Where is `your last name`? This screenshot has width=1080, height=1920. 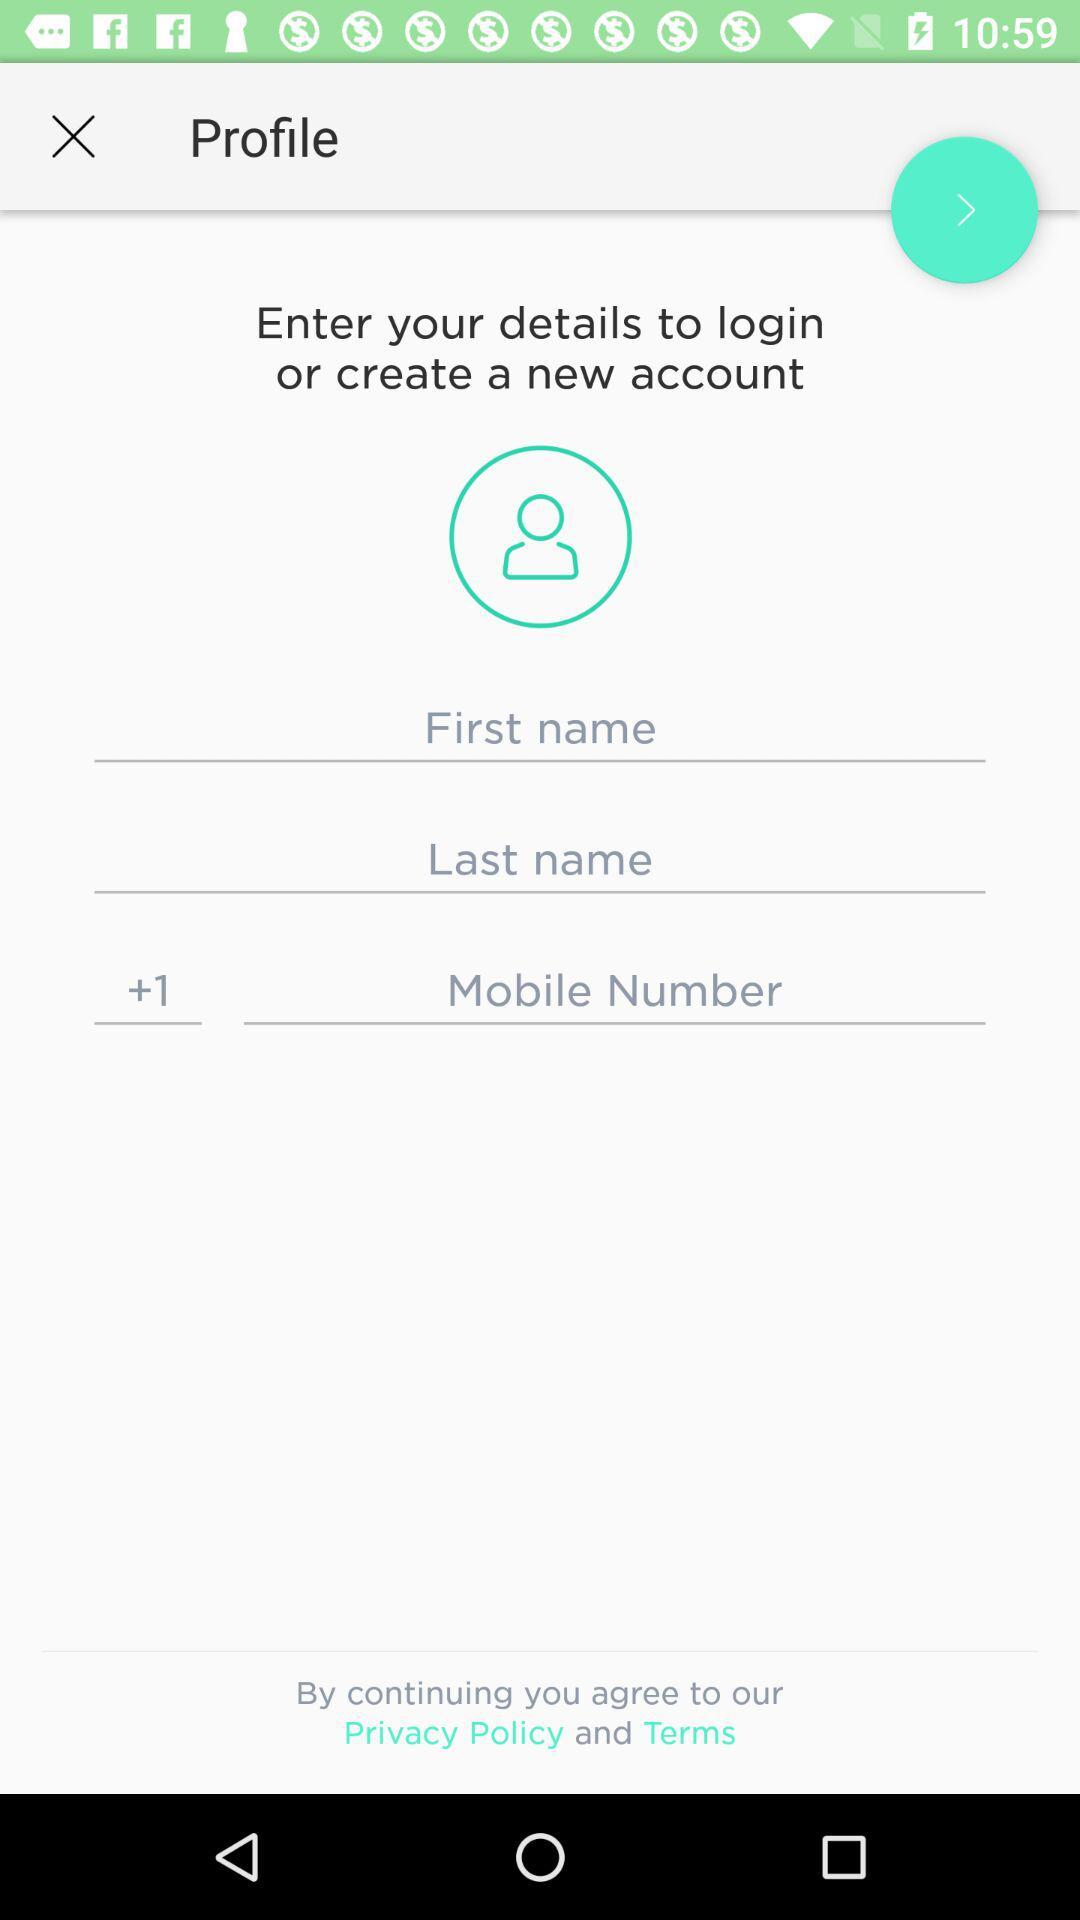
your last name is located at coordinates (540, 859).